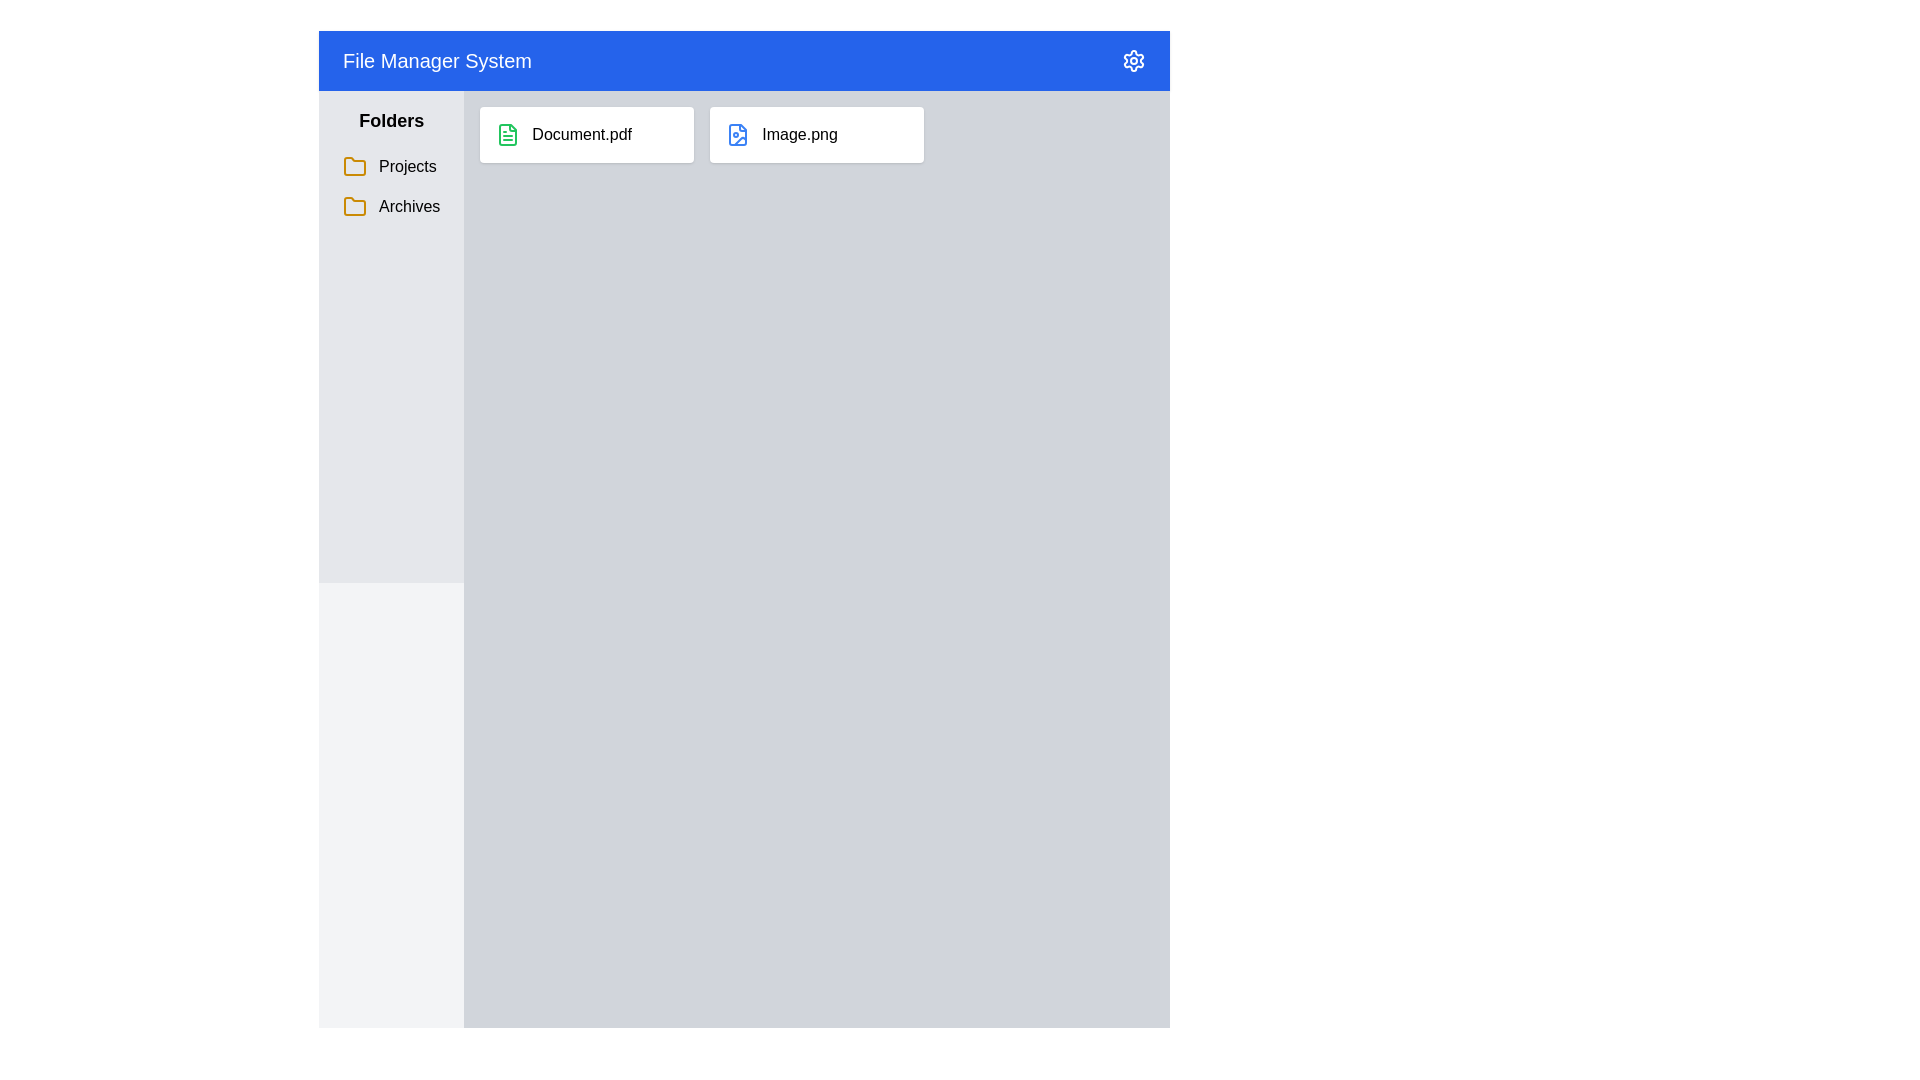 This screenshot has width=1920, height=1080. I want to click on the 'Archives' menu item in the left sidebar, which is a folder entry with a yellow folder icon and black text, positioned directly below 'Projects', so click(391, 207).